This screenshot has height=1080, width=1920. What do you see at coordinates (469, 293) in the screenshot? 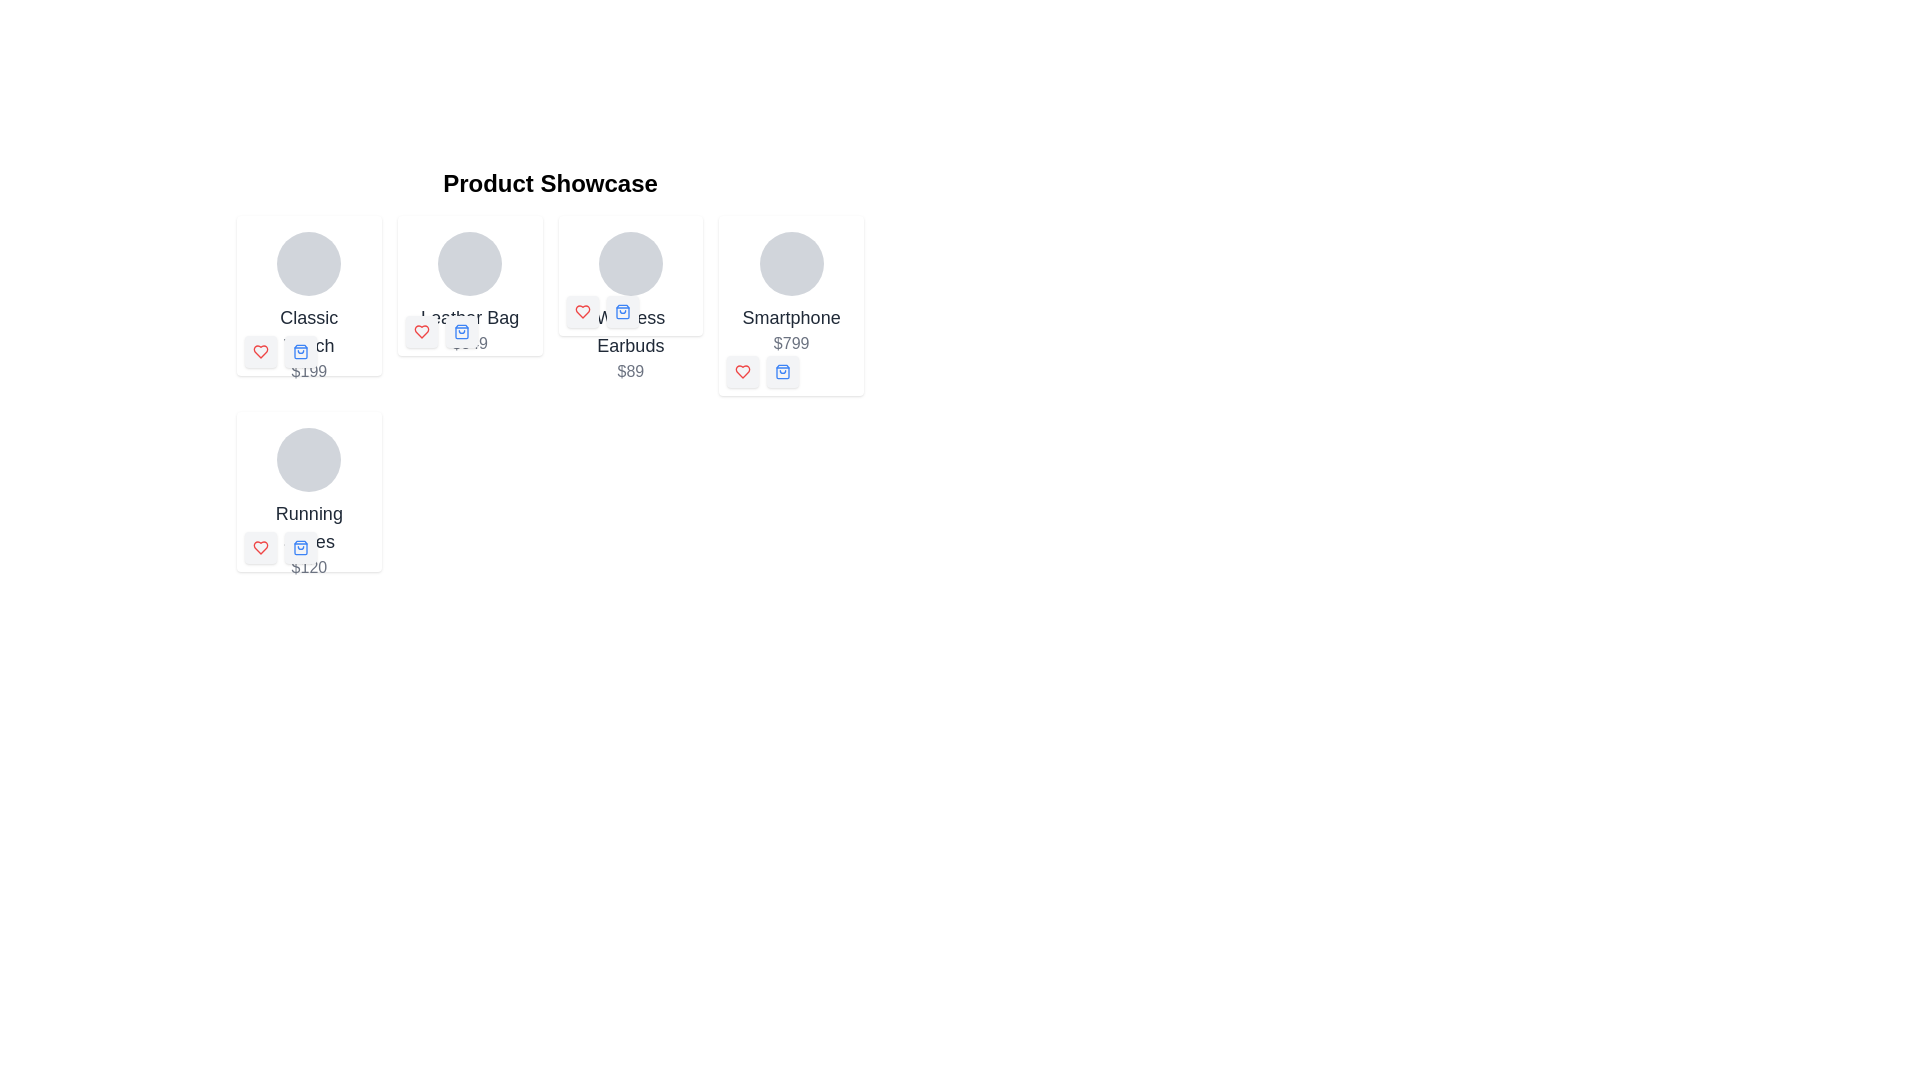
I see `the Product Display Card for 'Leather Bag'` at bounding box center [469, 293].